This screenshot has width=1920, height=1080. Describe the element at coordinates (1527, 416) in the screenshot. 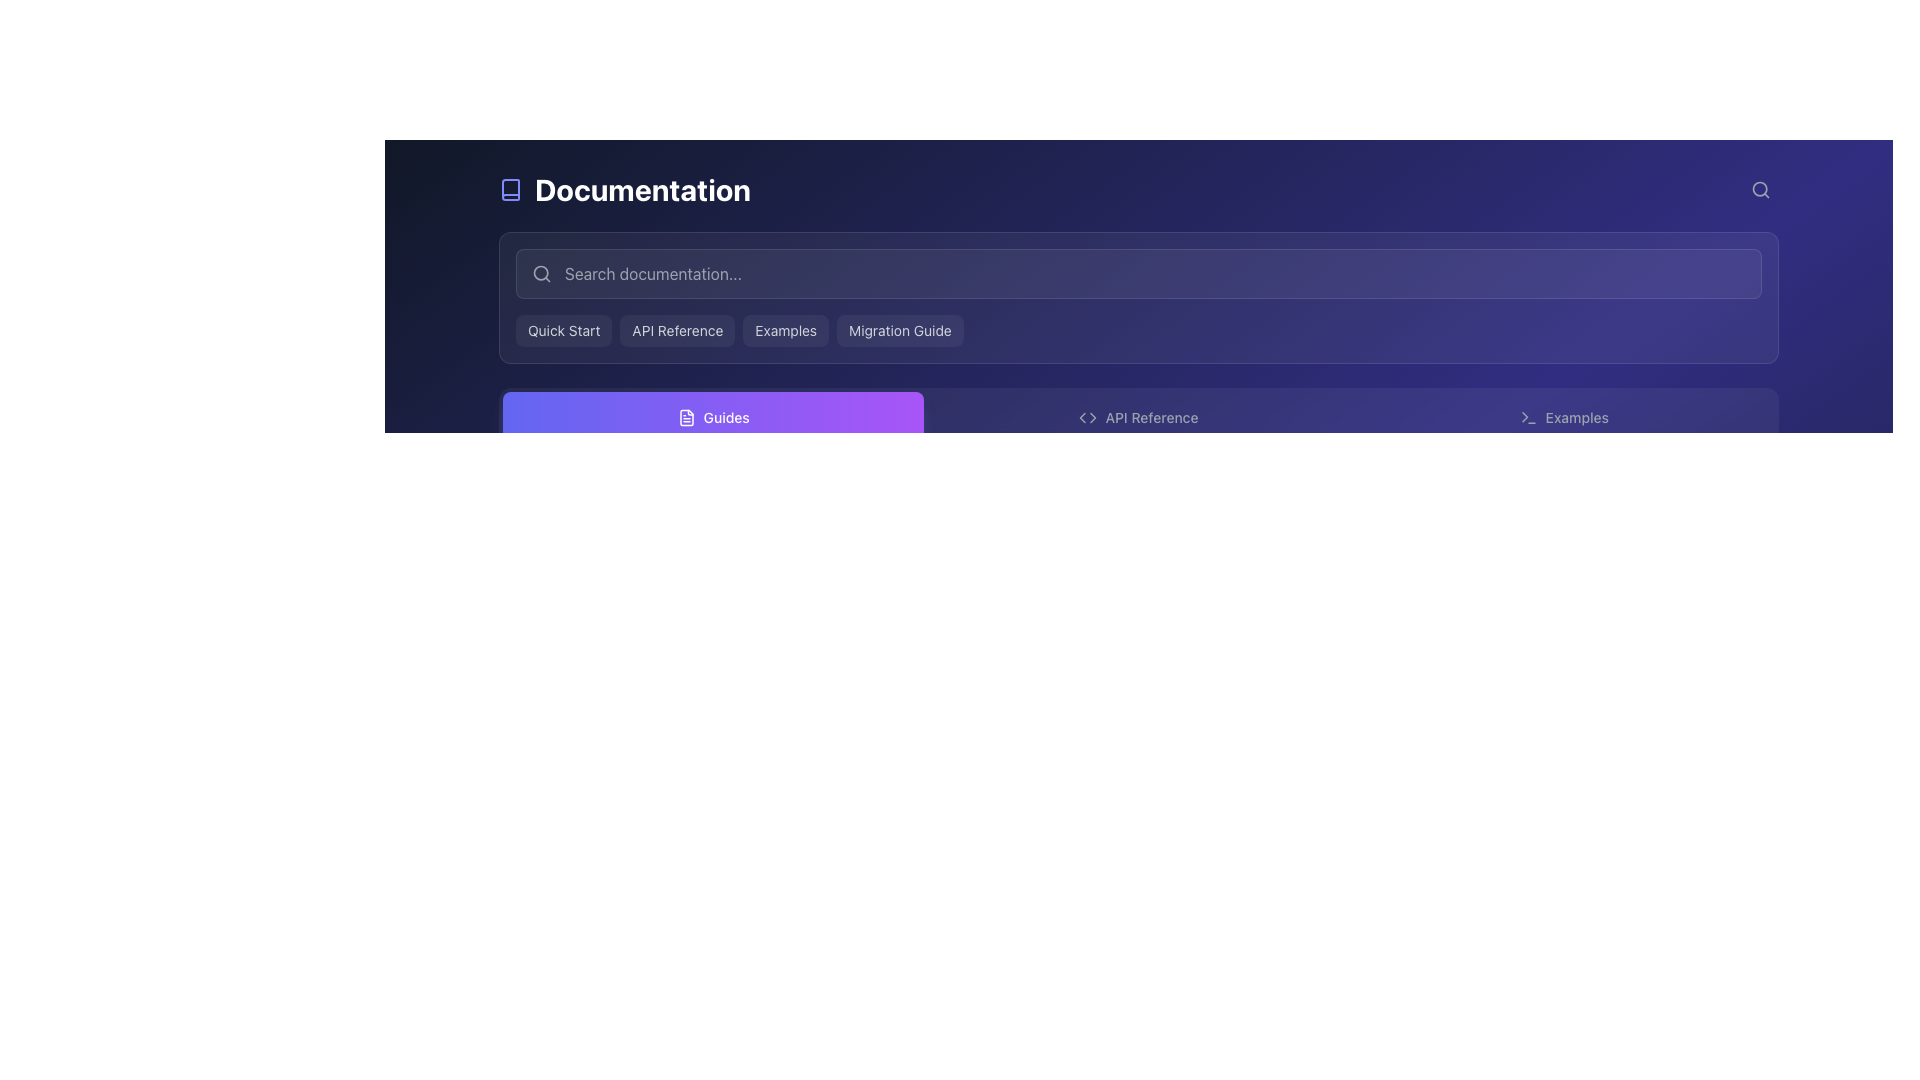

I see `the SVG icon next to the 'Examples' button` at that location.